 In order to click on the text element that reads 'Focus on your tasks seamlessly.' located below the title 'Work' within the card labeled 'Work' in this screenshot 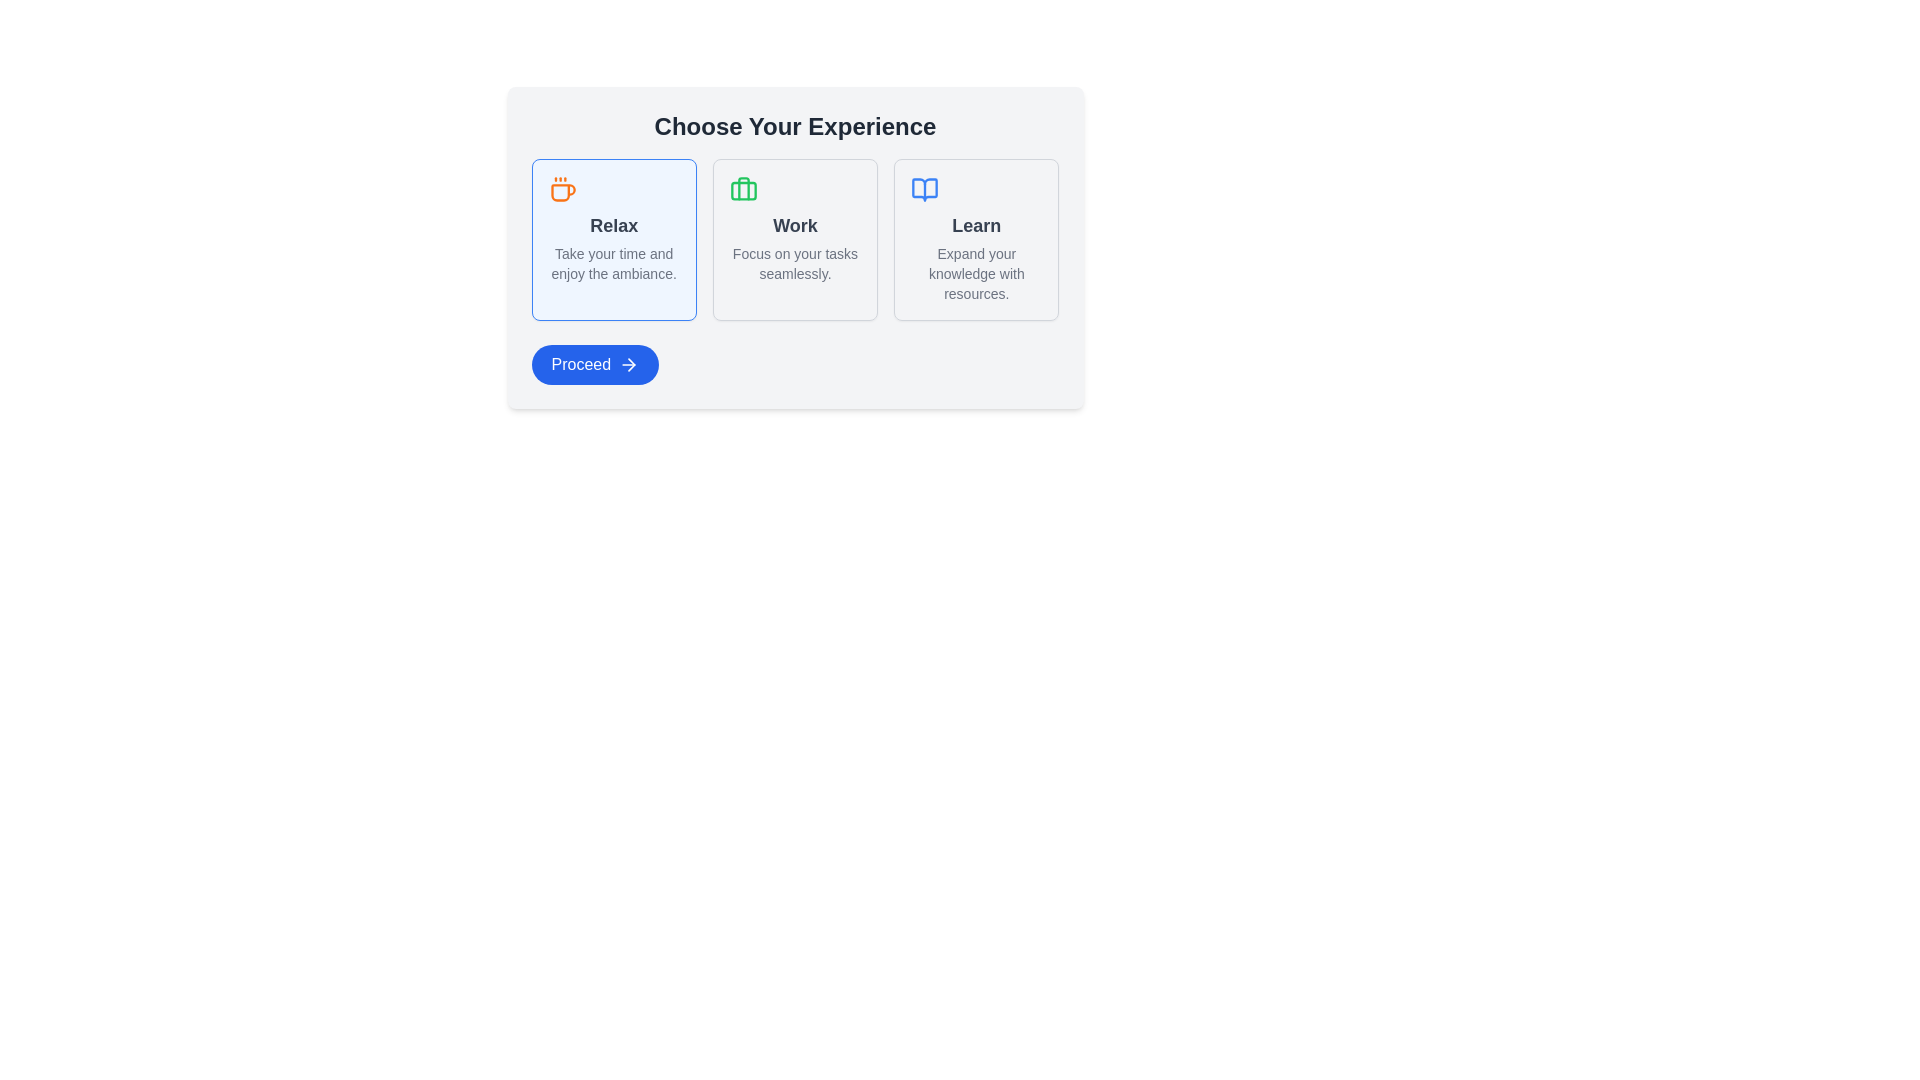, I will do `click(794, 262)`.